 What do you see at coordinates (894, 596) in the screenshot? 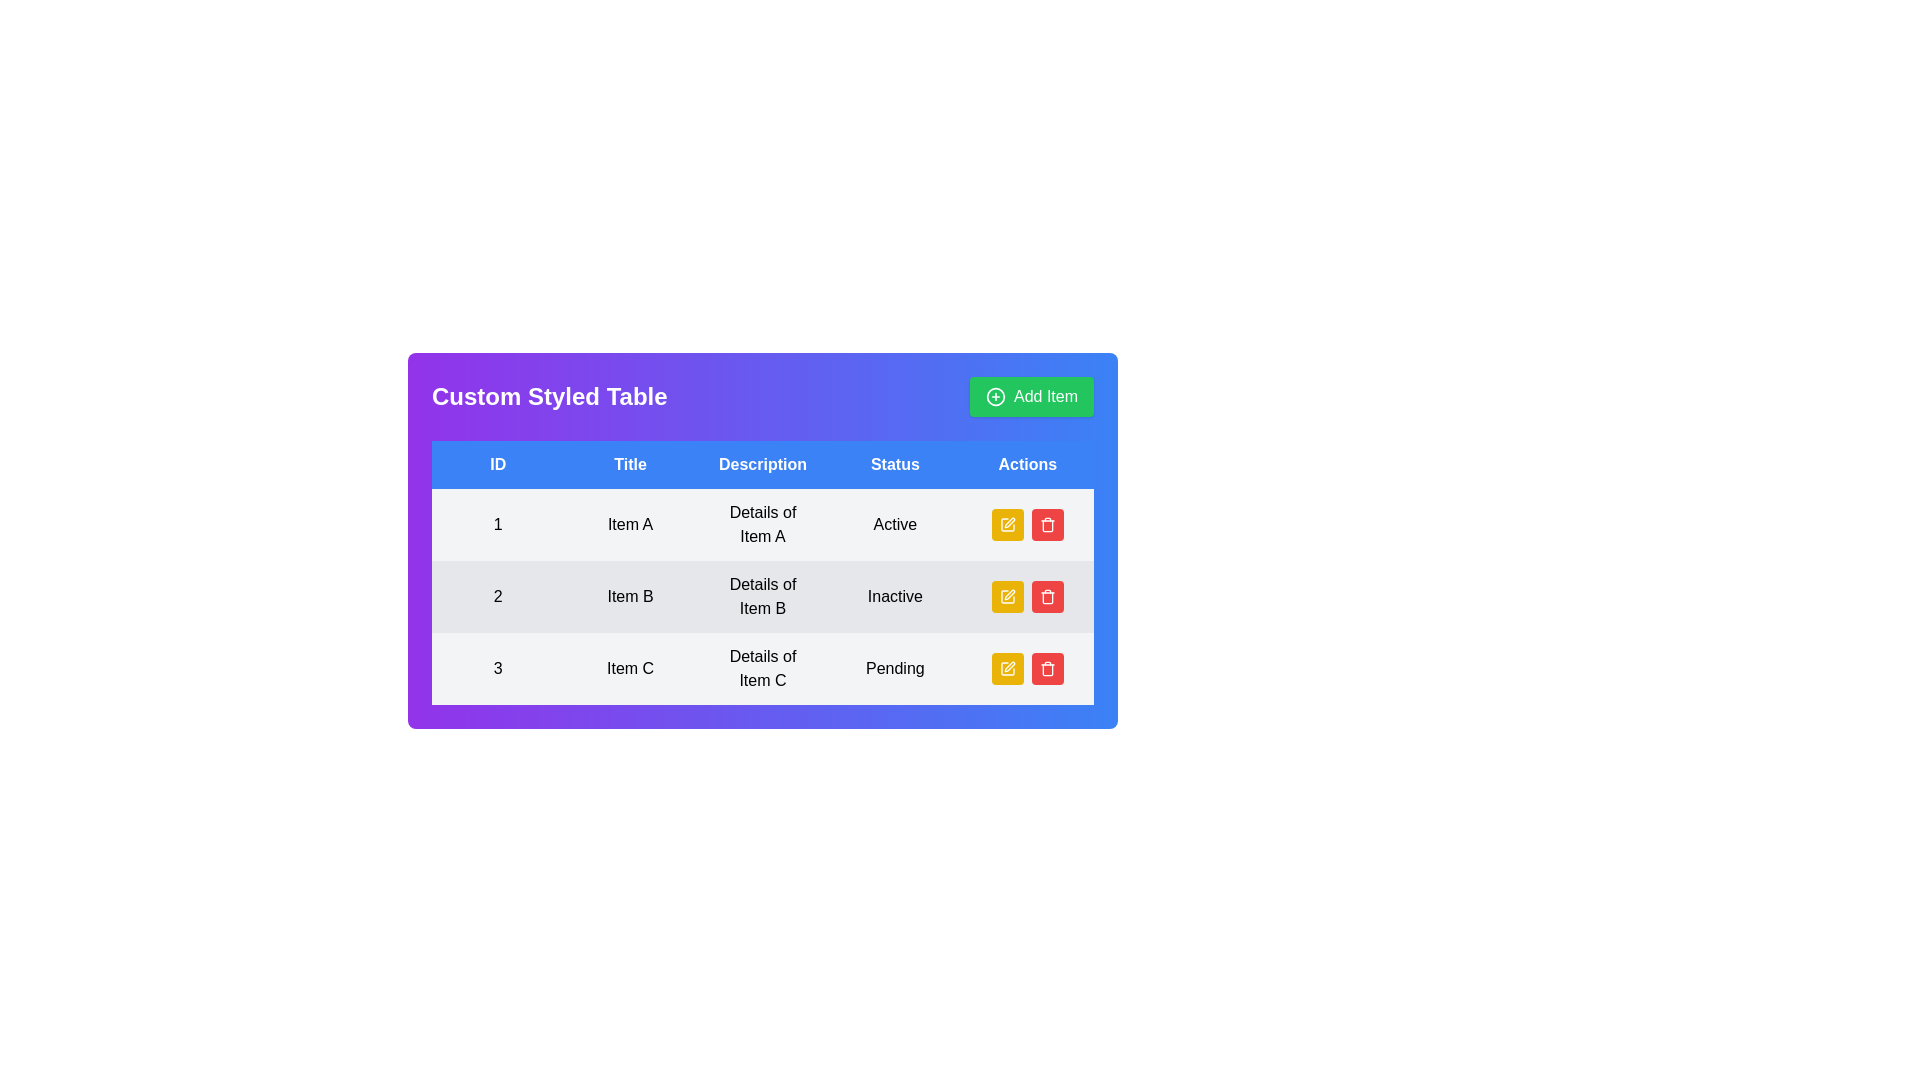
I see `the status indicator for 'Item B' in the fourth column of the second row of the table, which shows that the item is inactive` at bounding box center [894, 596].